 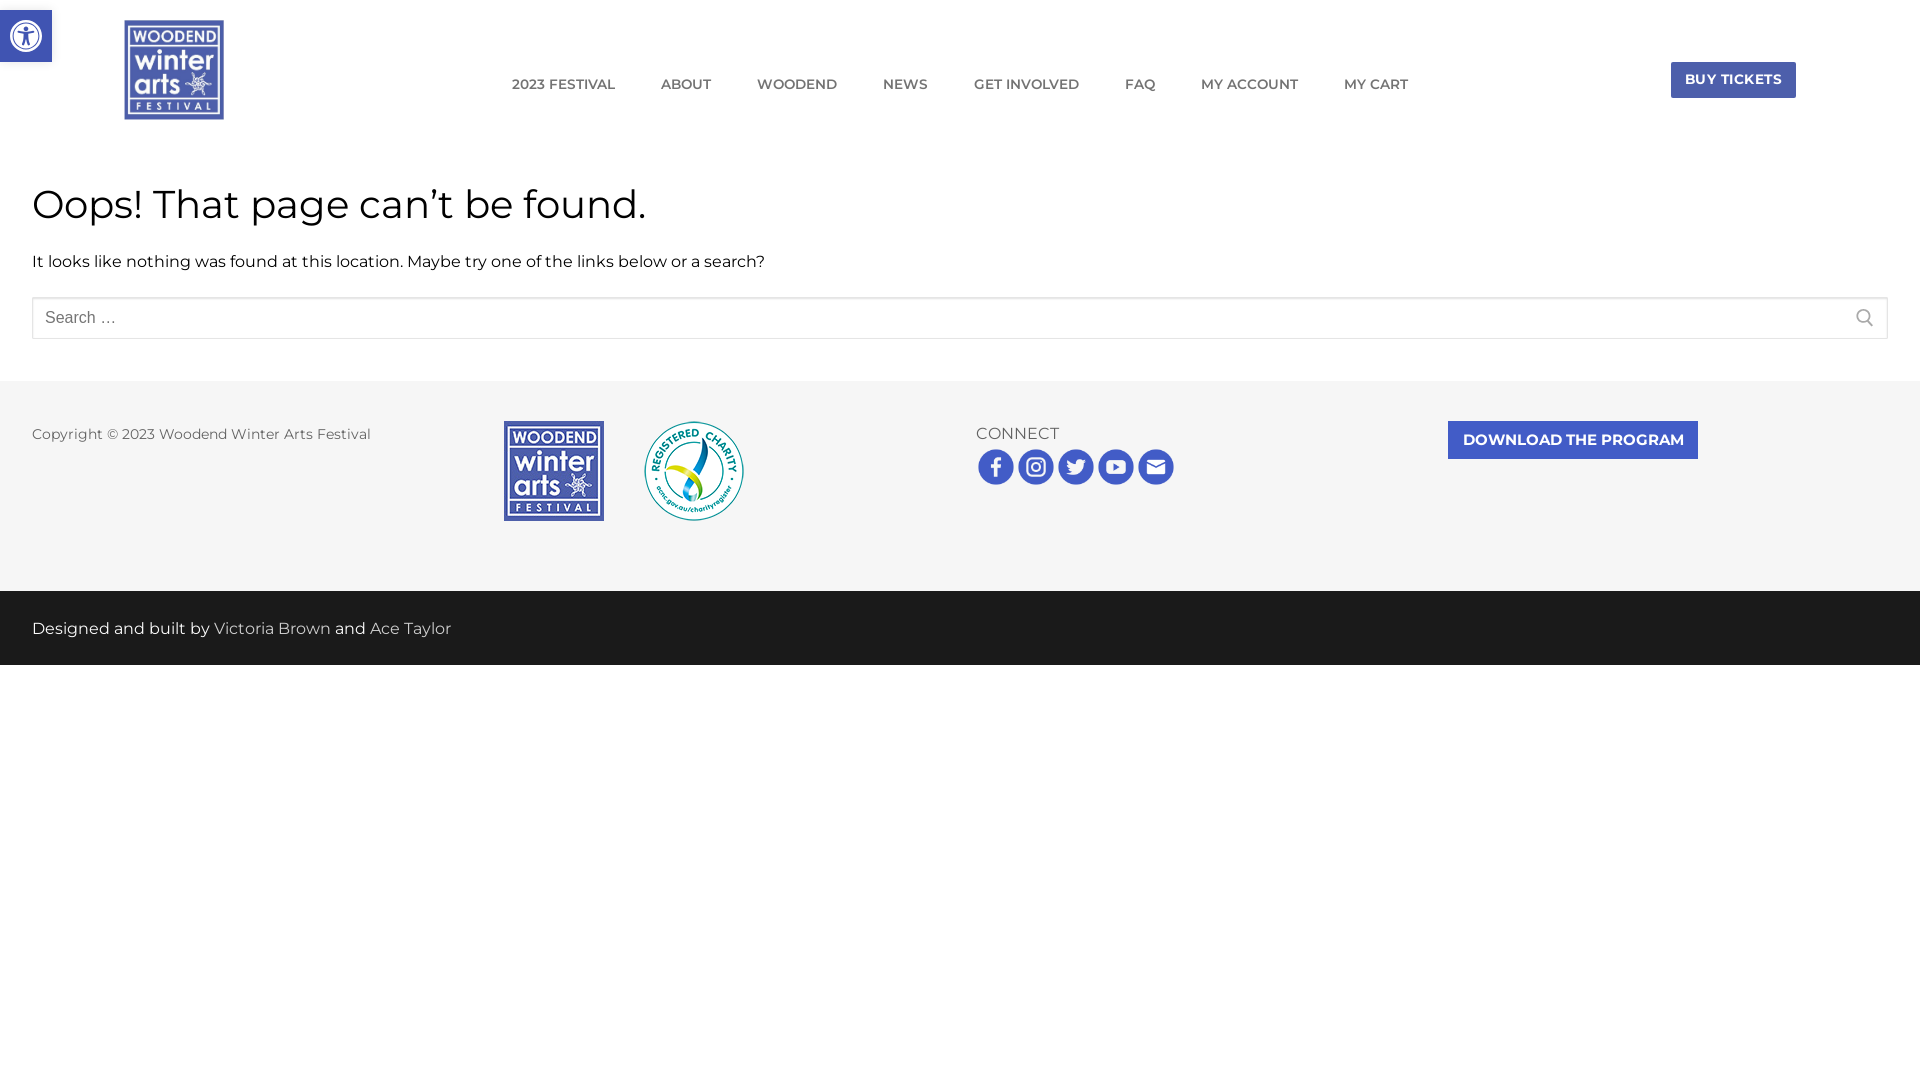 What do you see at coordinates (686, 83) in the screenshot?
I see `'ABOUT'` at bounding box center [686, 83].